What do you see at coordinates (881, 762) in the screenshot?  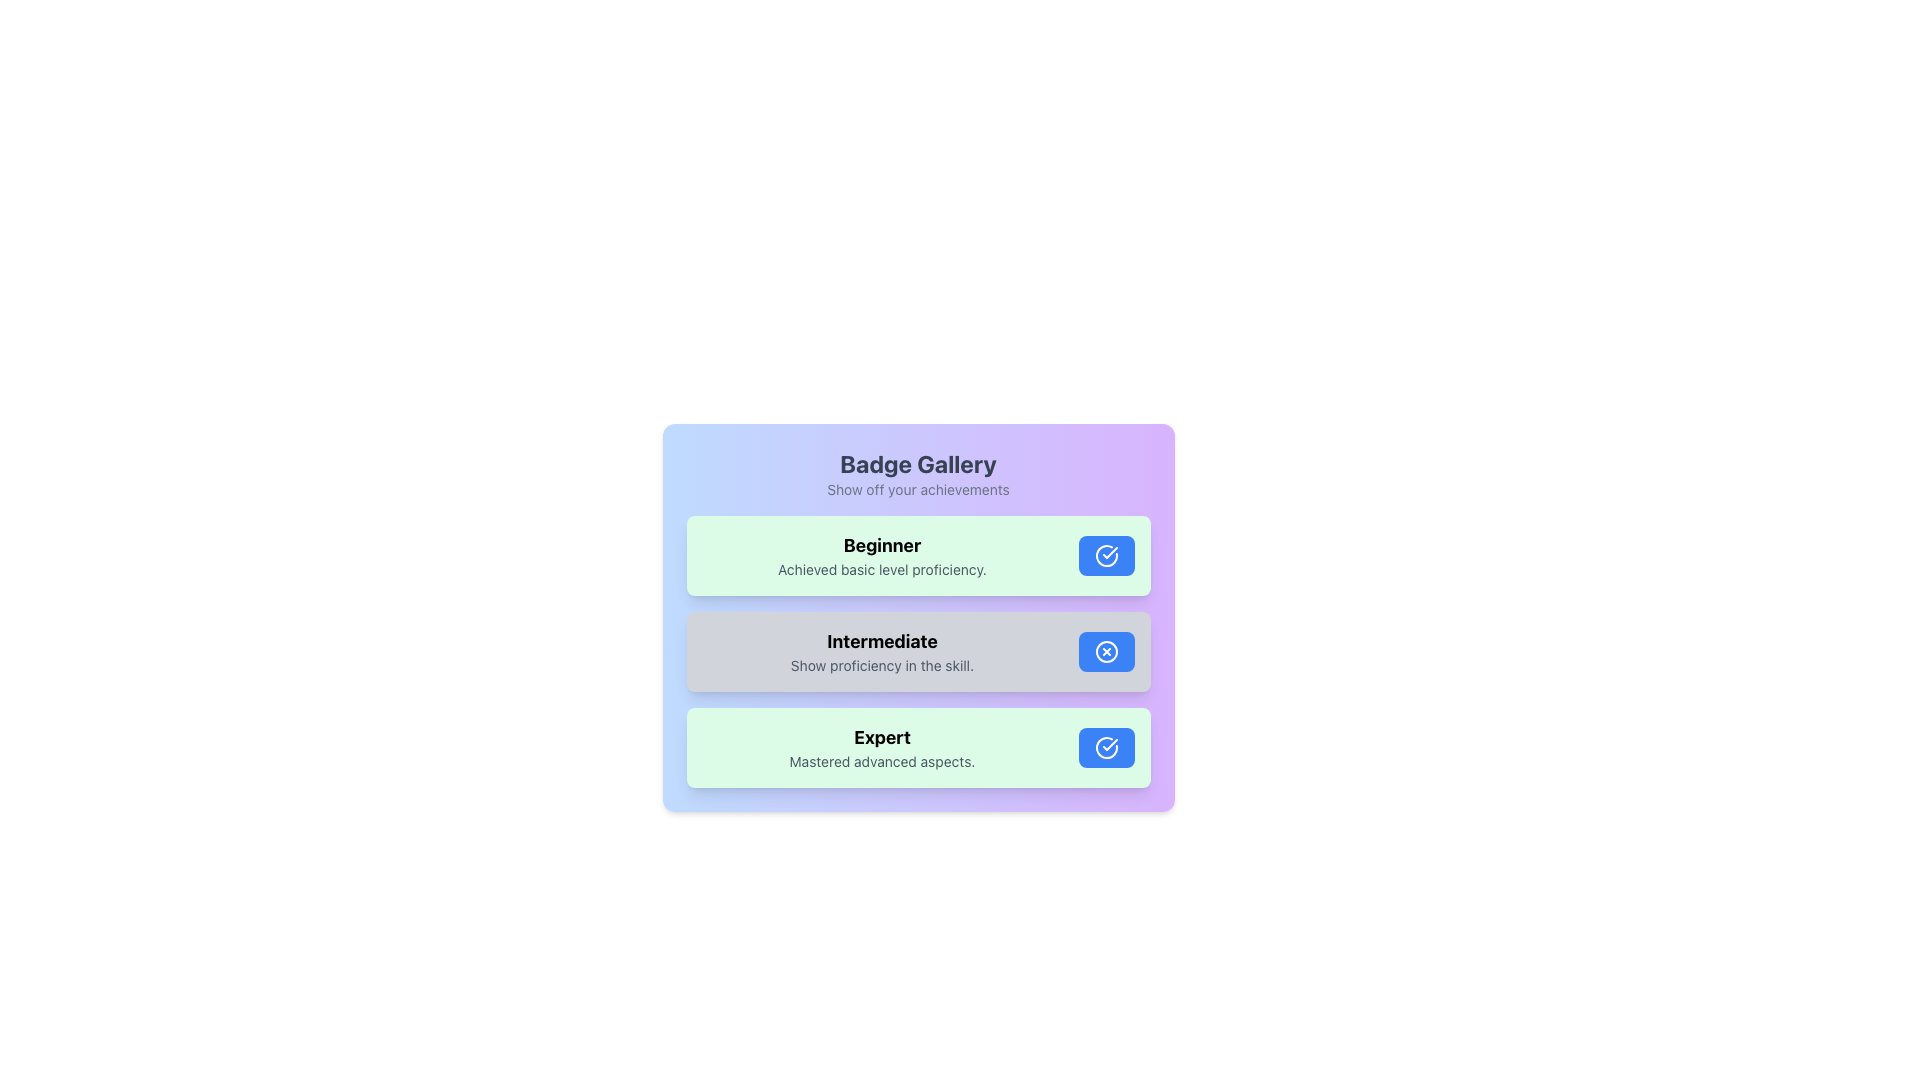 I see `the descriptive text block located below the 'Expert' badge within the green background section` at bounding box center [881, 762].